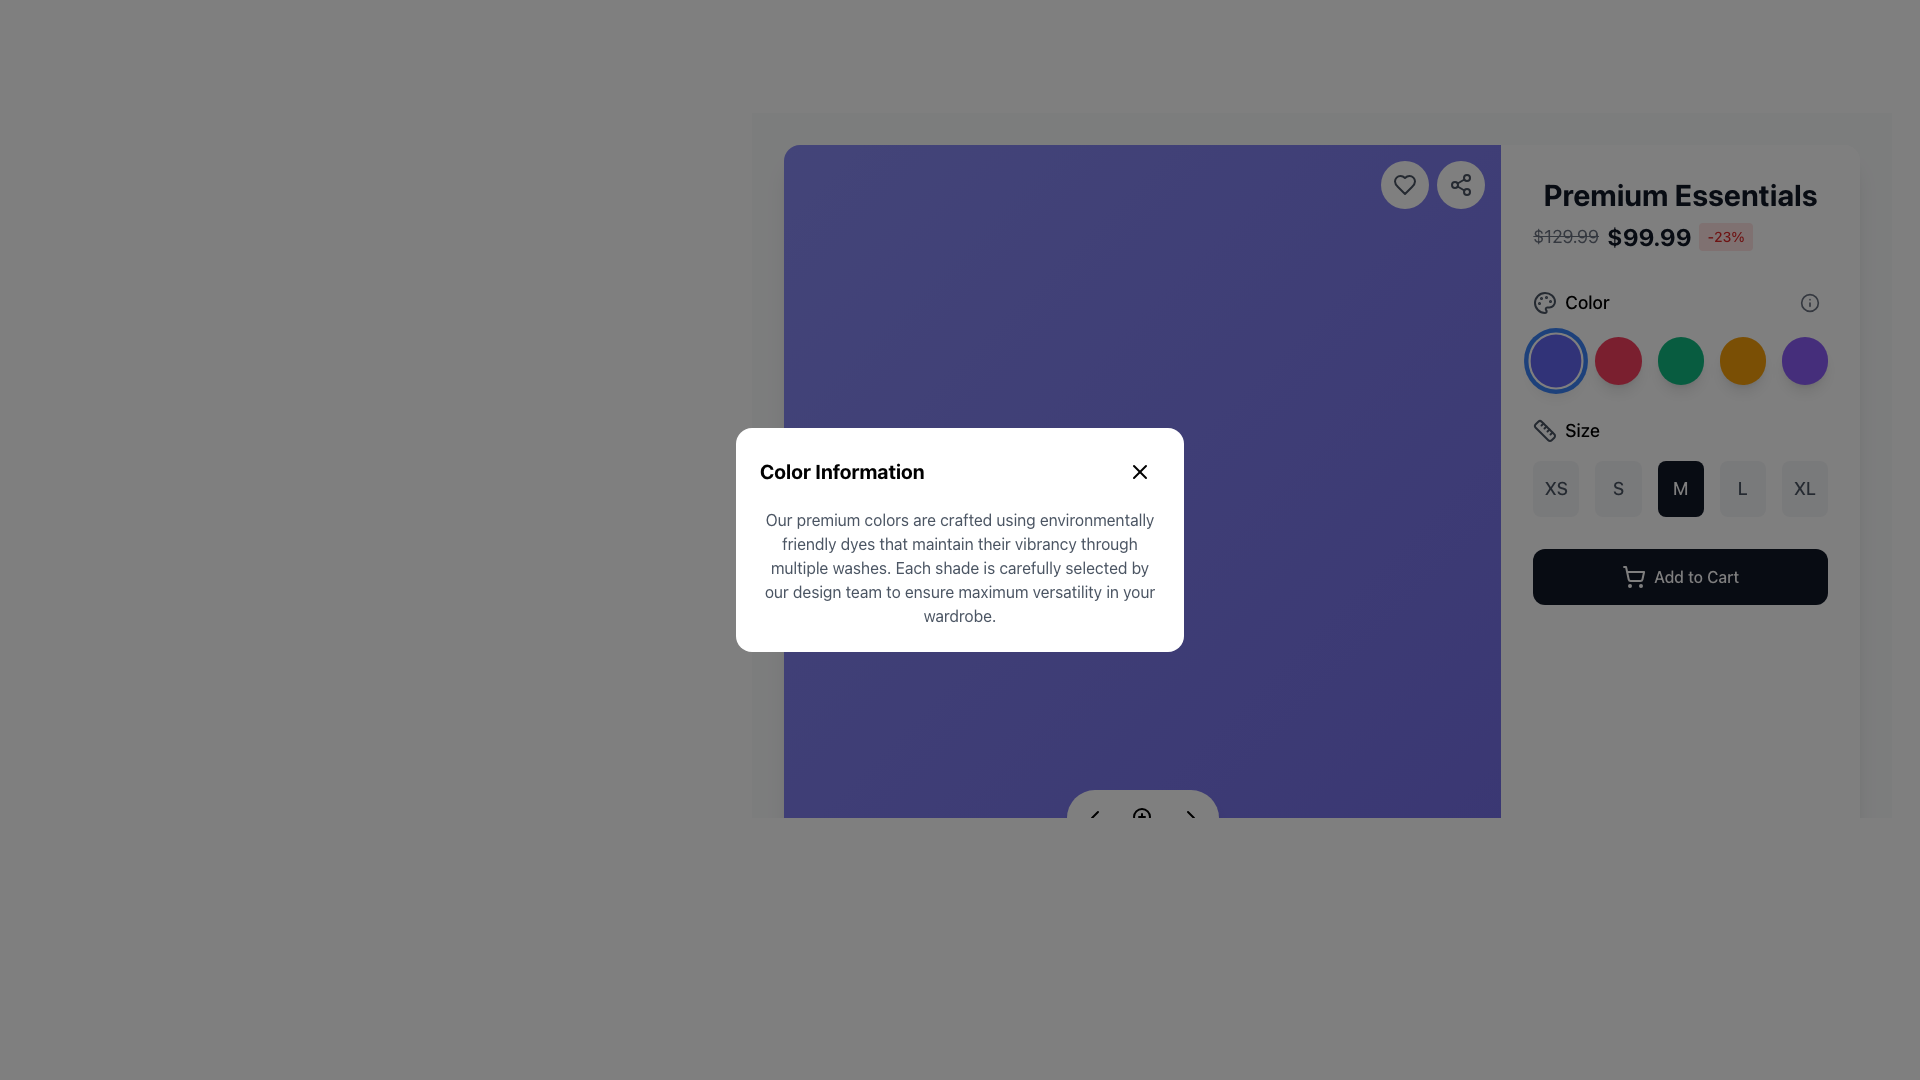 This screenshot has width=1920, height=1080. I want to click on the small, circular 'X' icon button located in the top-right corner of the 'Color Information' dialog box, so click(1140, 471).